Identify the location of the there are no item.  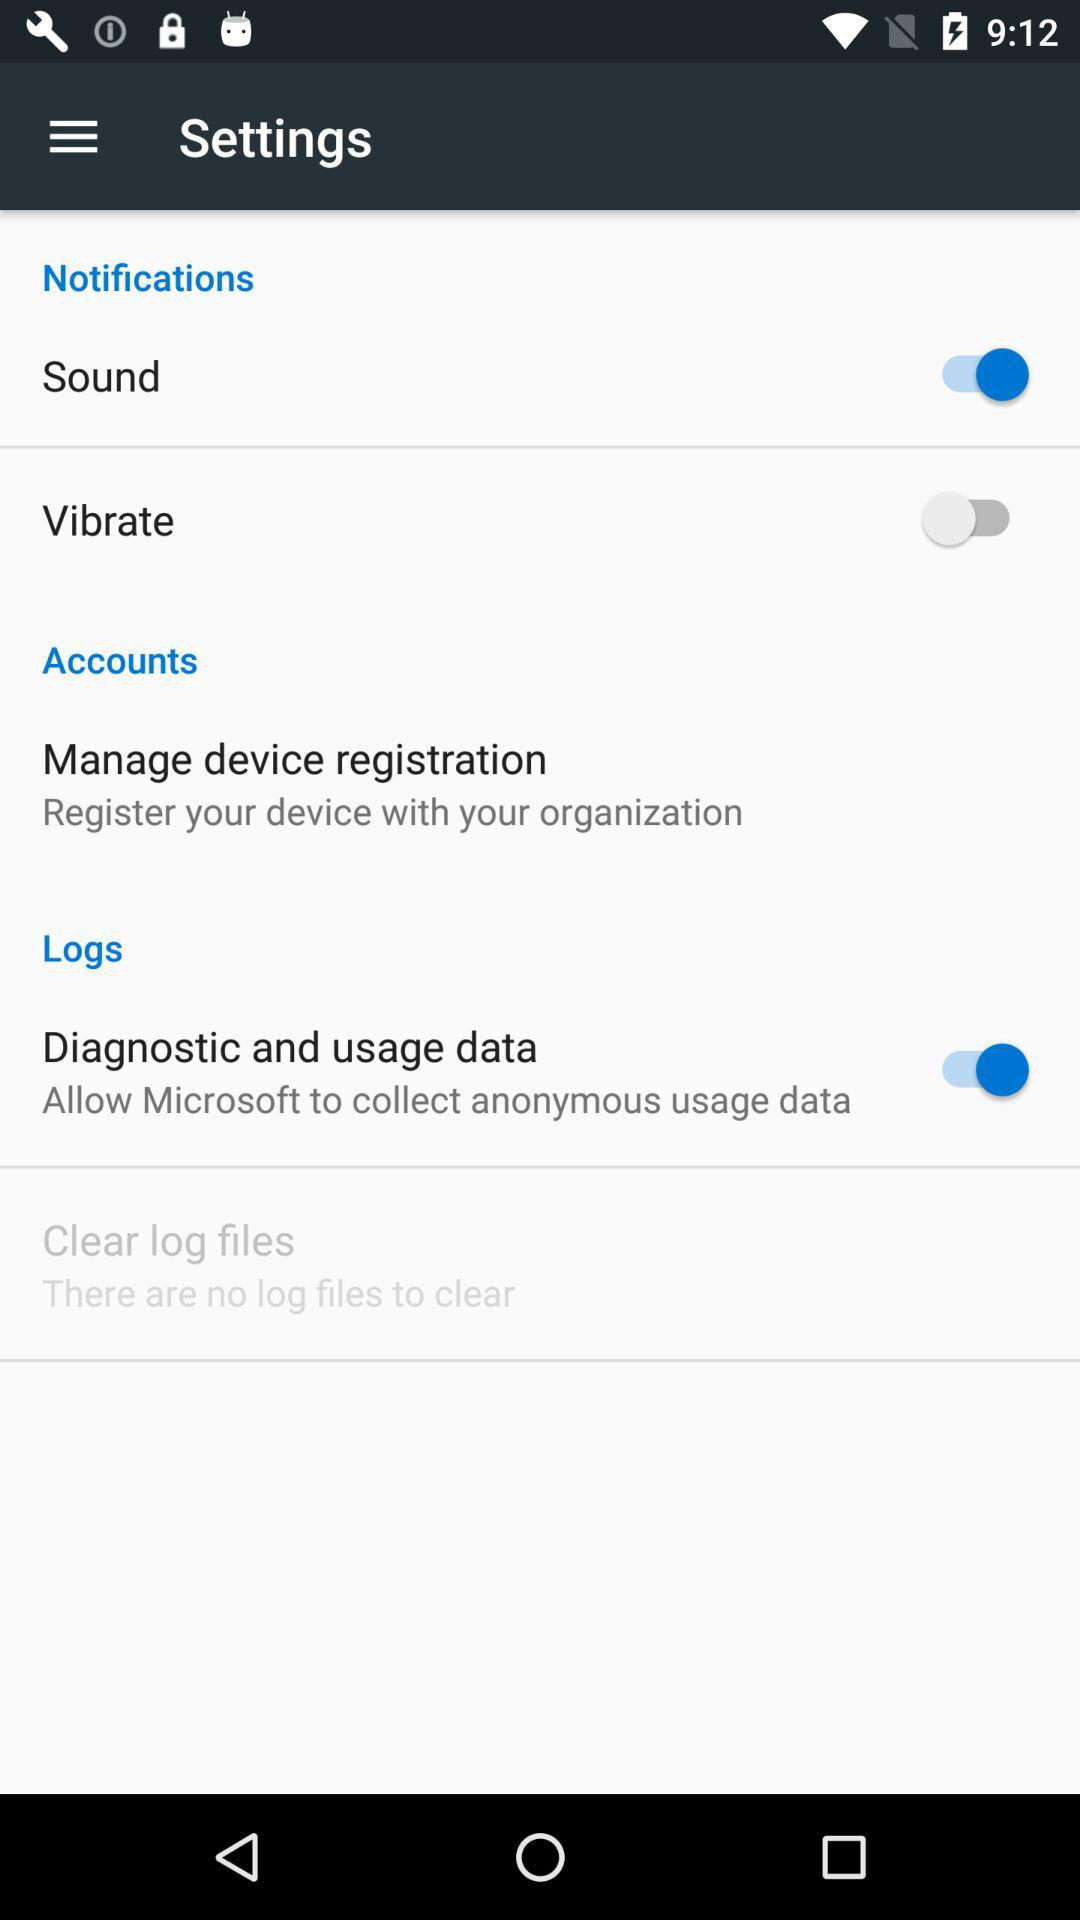
(278, 1292).